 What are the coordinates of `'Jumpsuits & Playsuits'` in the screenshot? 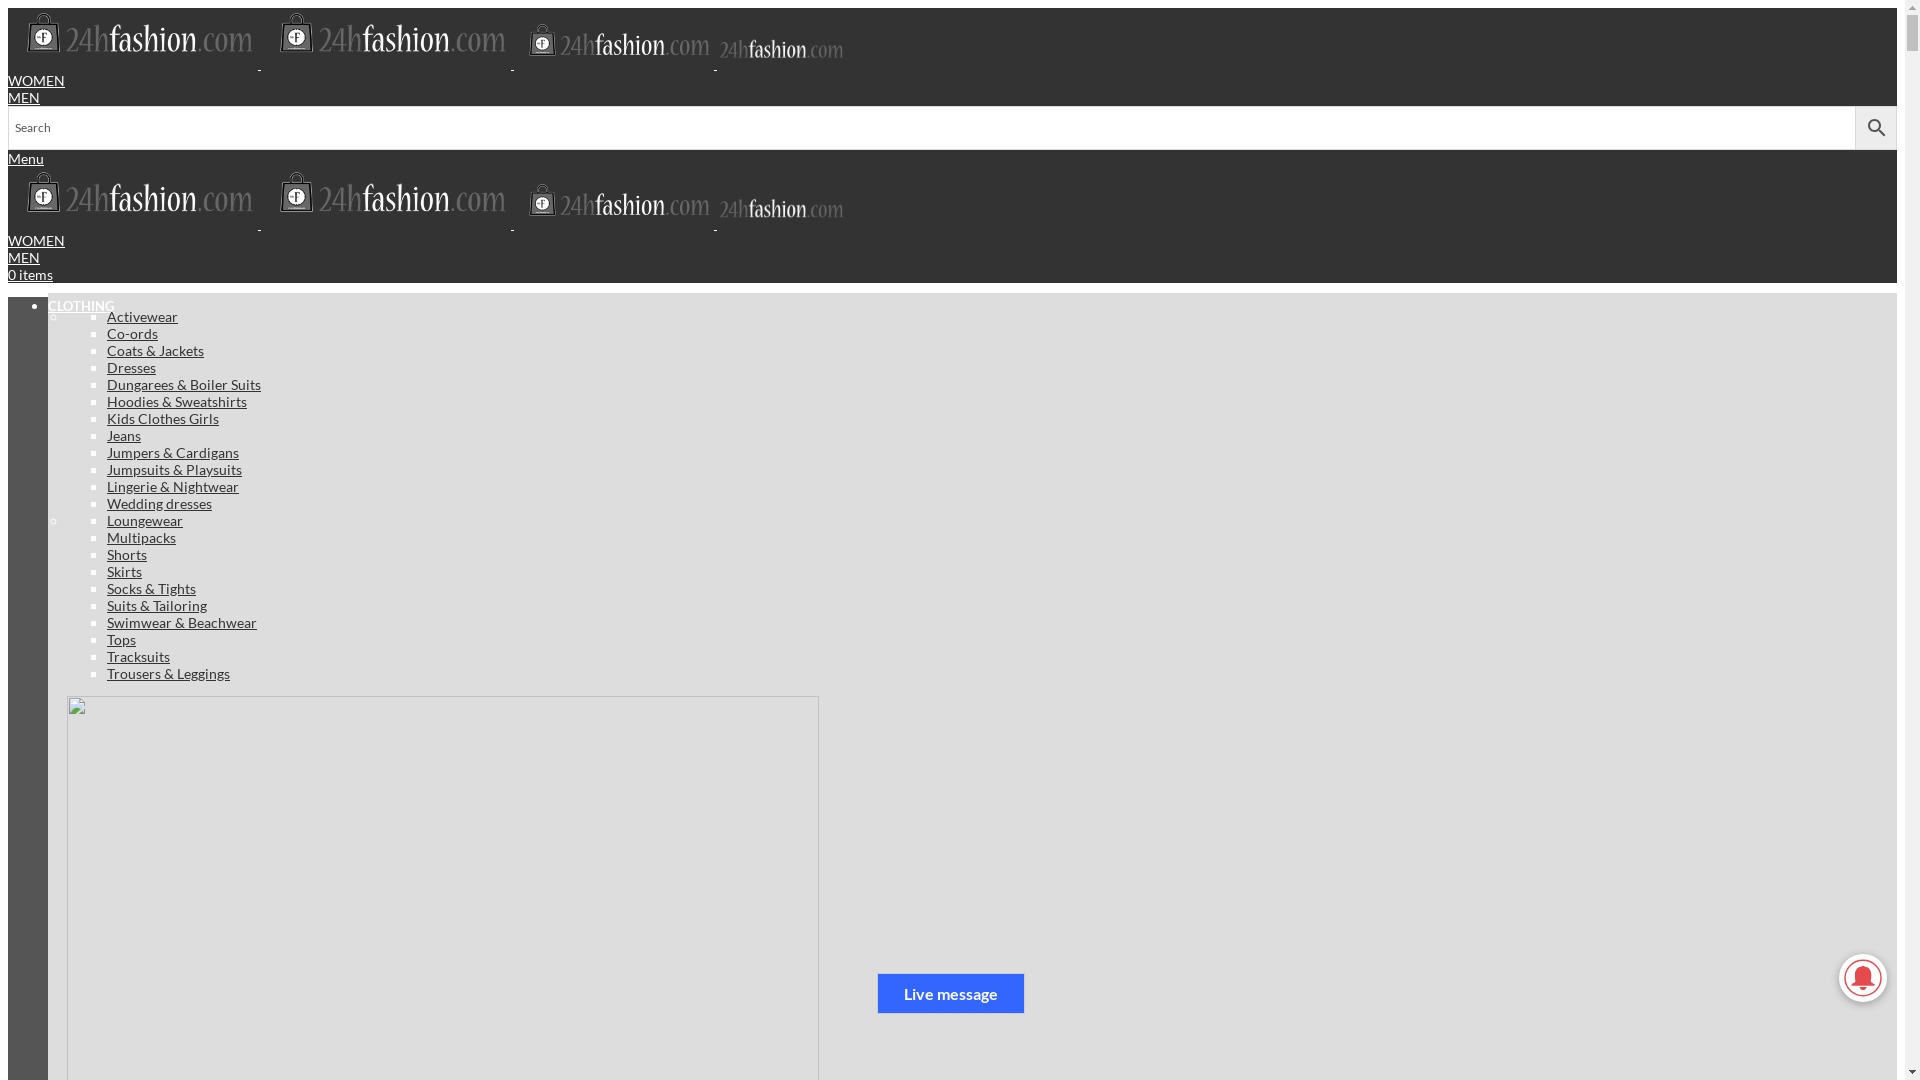 It's located at (174, 468).